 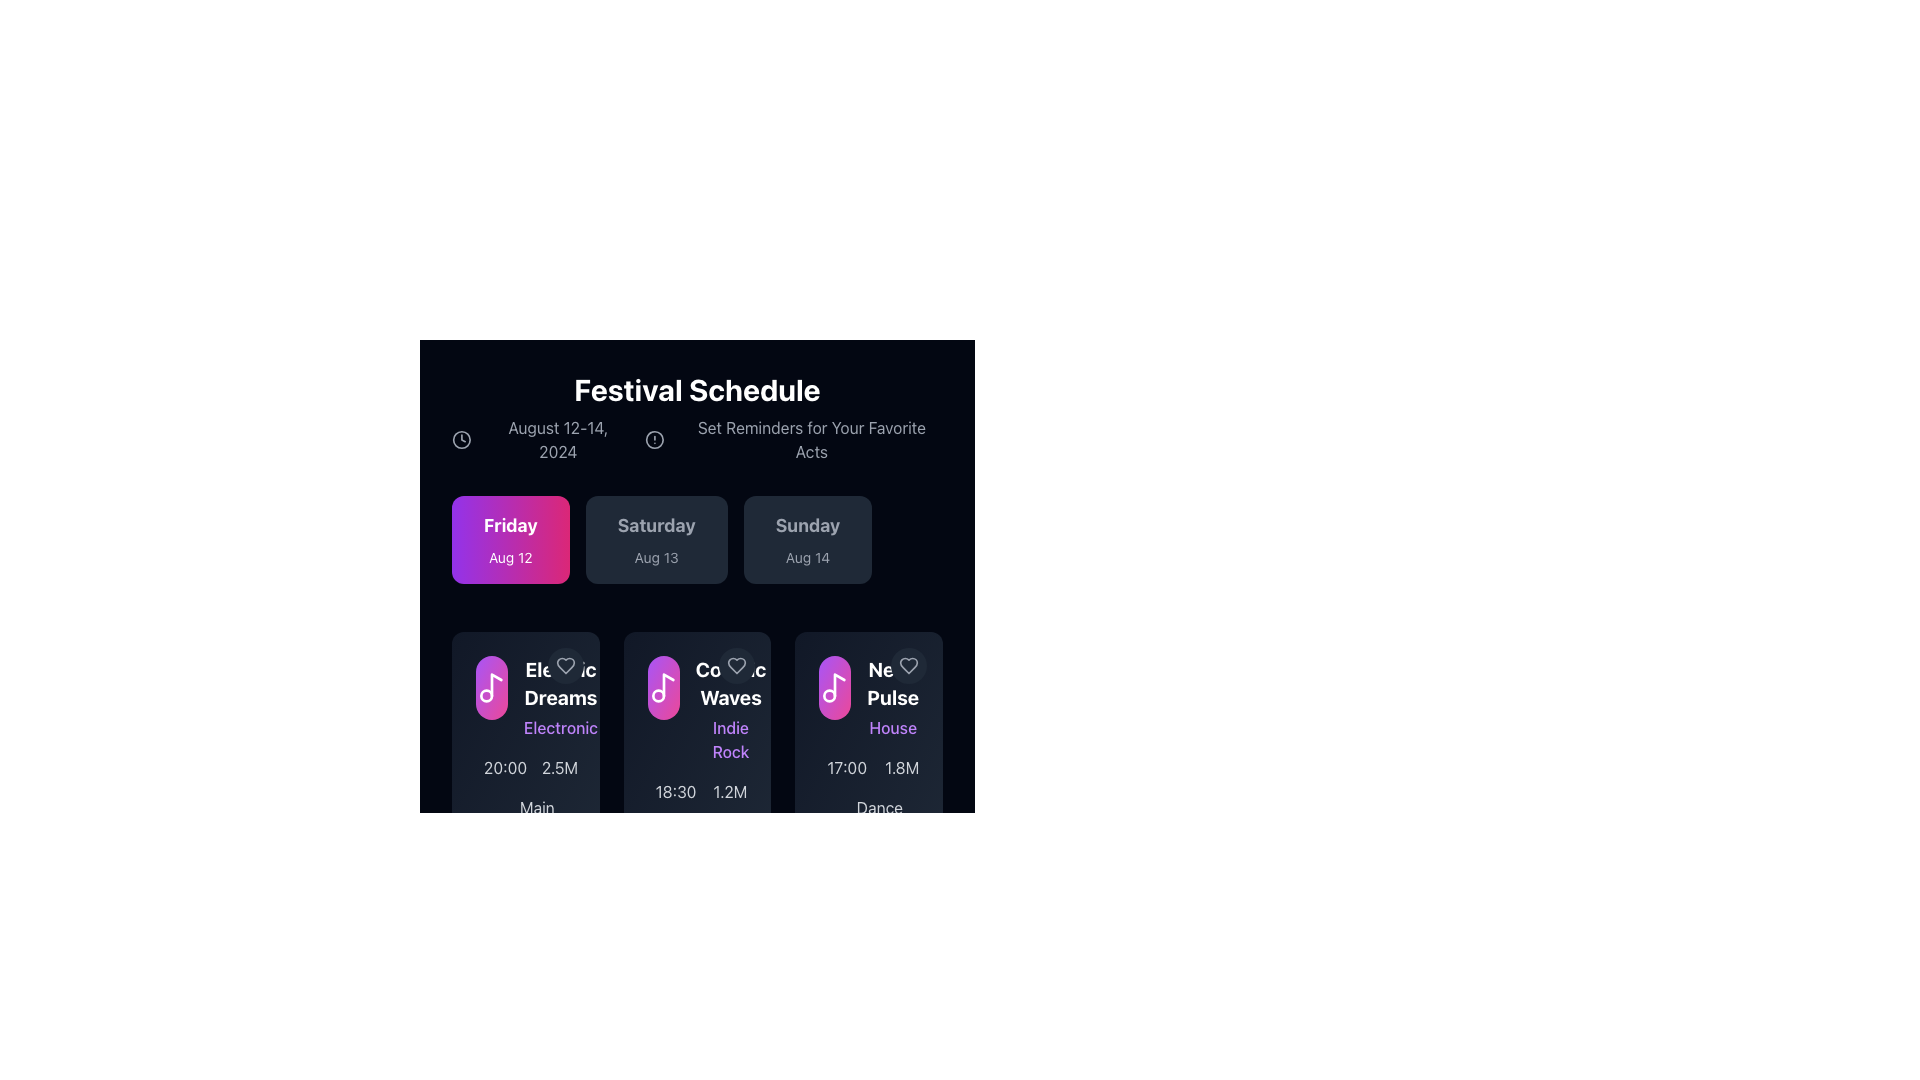 I want to click on the heart-shaped icon to favorite the event in the 'Electric Dreams' card located under the 'Friday' tab, so click(x=564, y=666).